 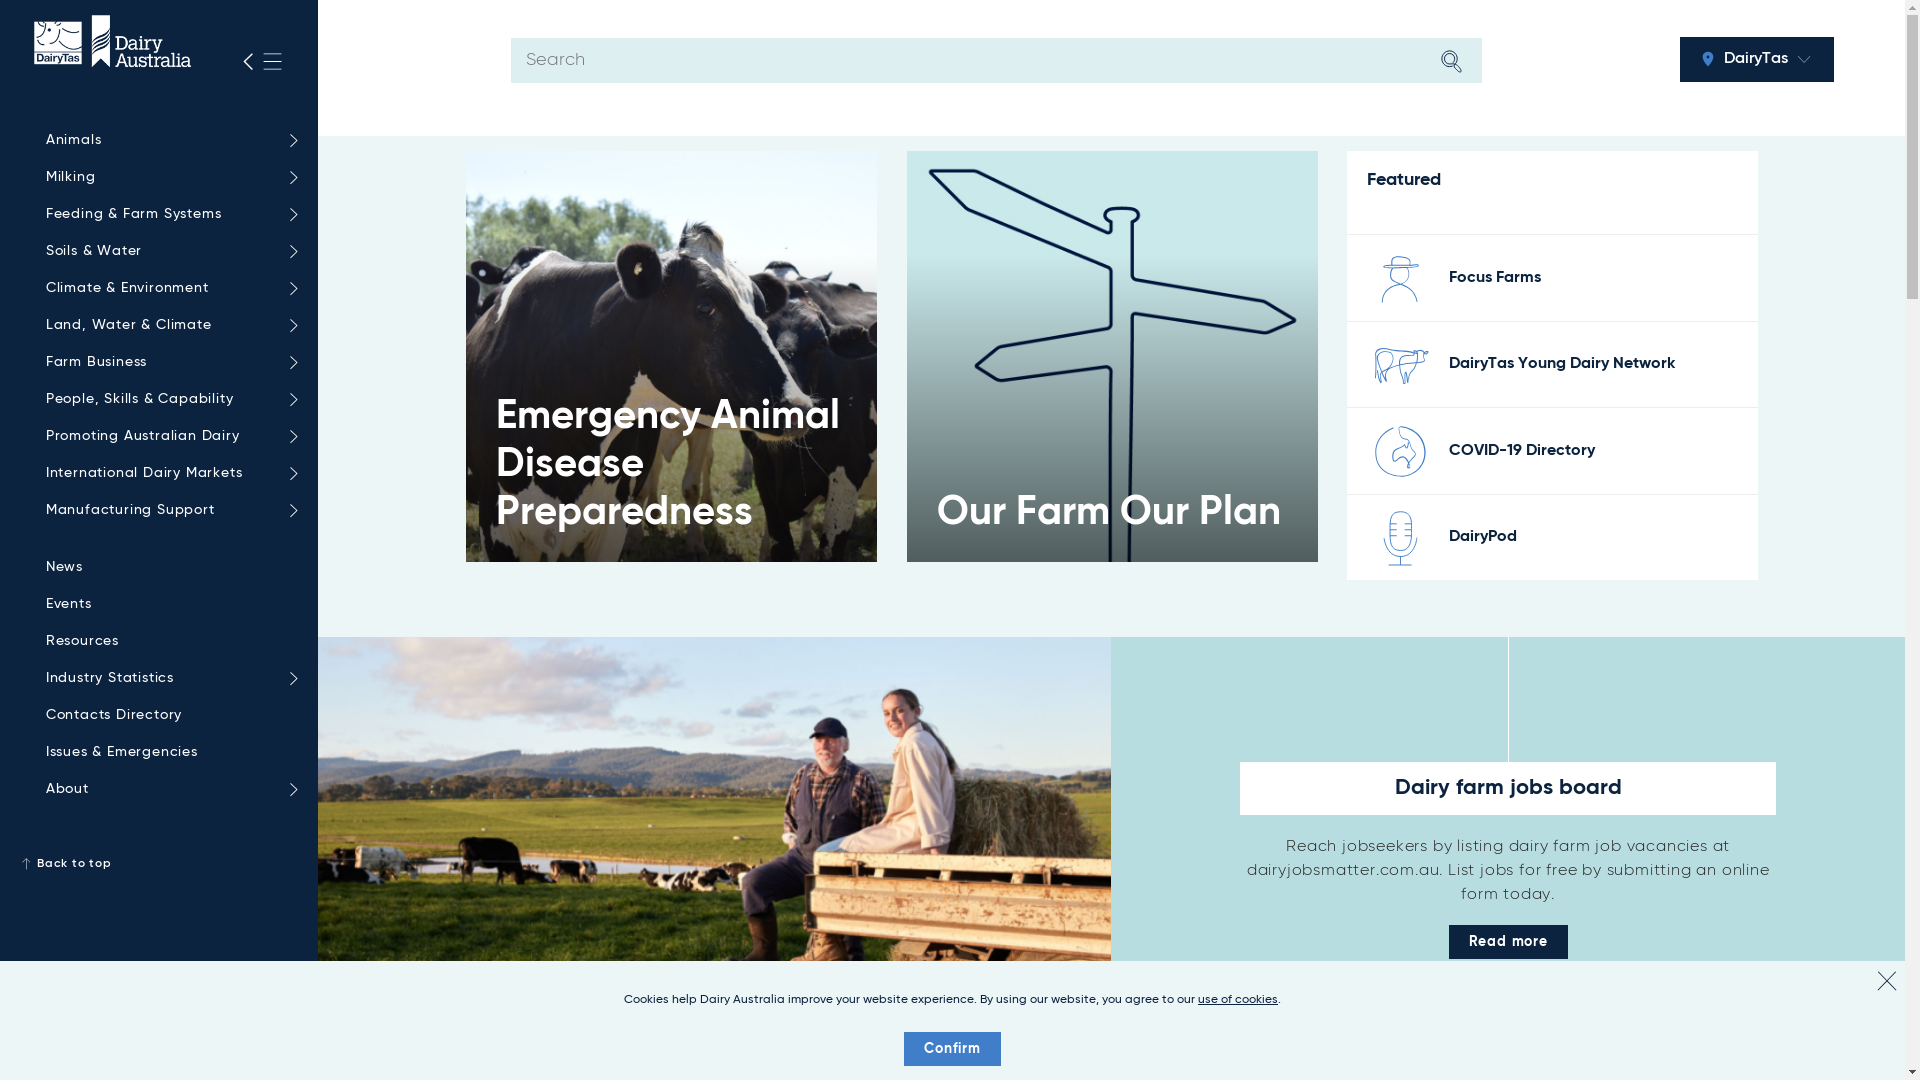 I want to click on 'COVID-19 Directory', so click(x=1520, y=451).